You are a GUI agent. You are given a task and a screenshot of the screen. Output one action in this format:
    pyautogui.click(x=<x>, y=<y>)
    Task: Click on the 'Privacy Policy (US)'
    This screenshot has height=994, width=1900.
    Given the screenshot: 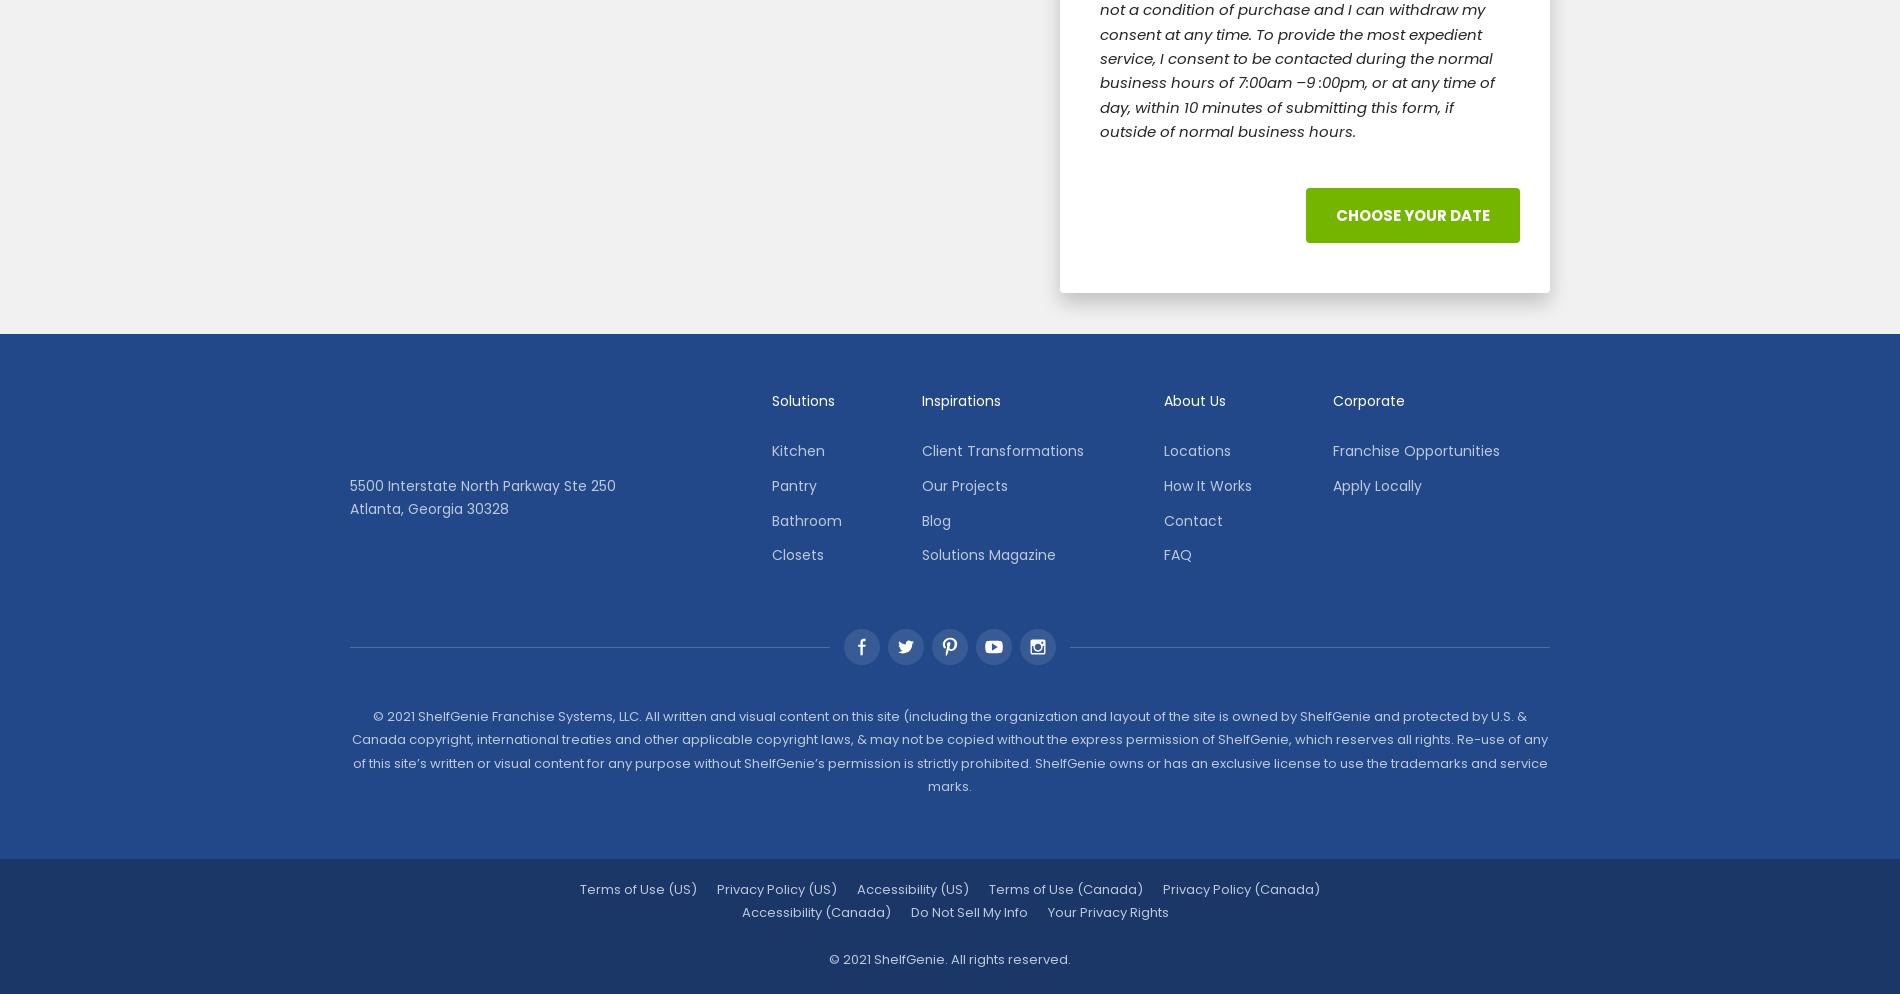 What is the action you would take?
    pyautogui.click(x=775, y=888)
    